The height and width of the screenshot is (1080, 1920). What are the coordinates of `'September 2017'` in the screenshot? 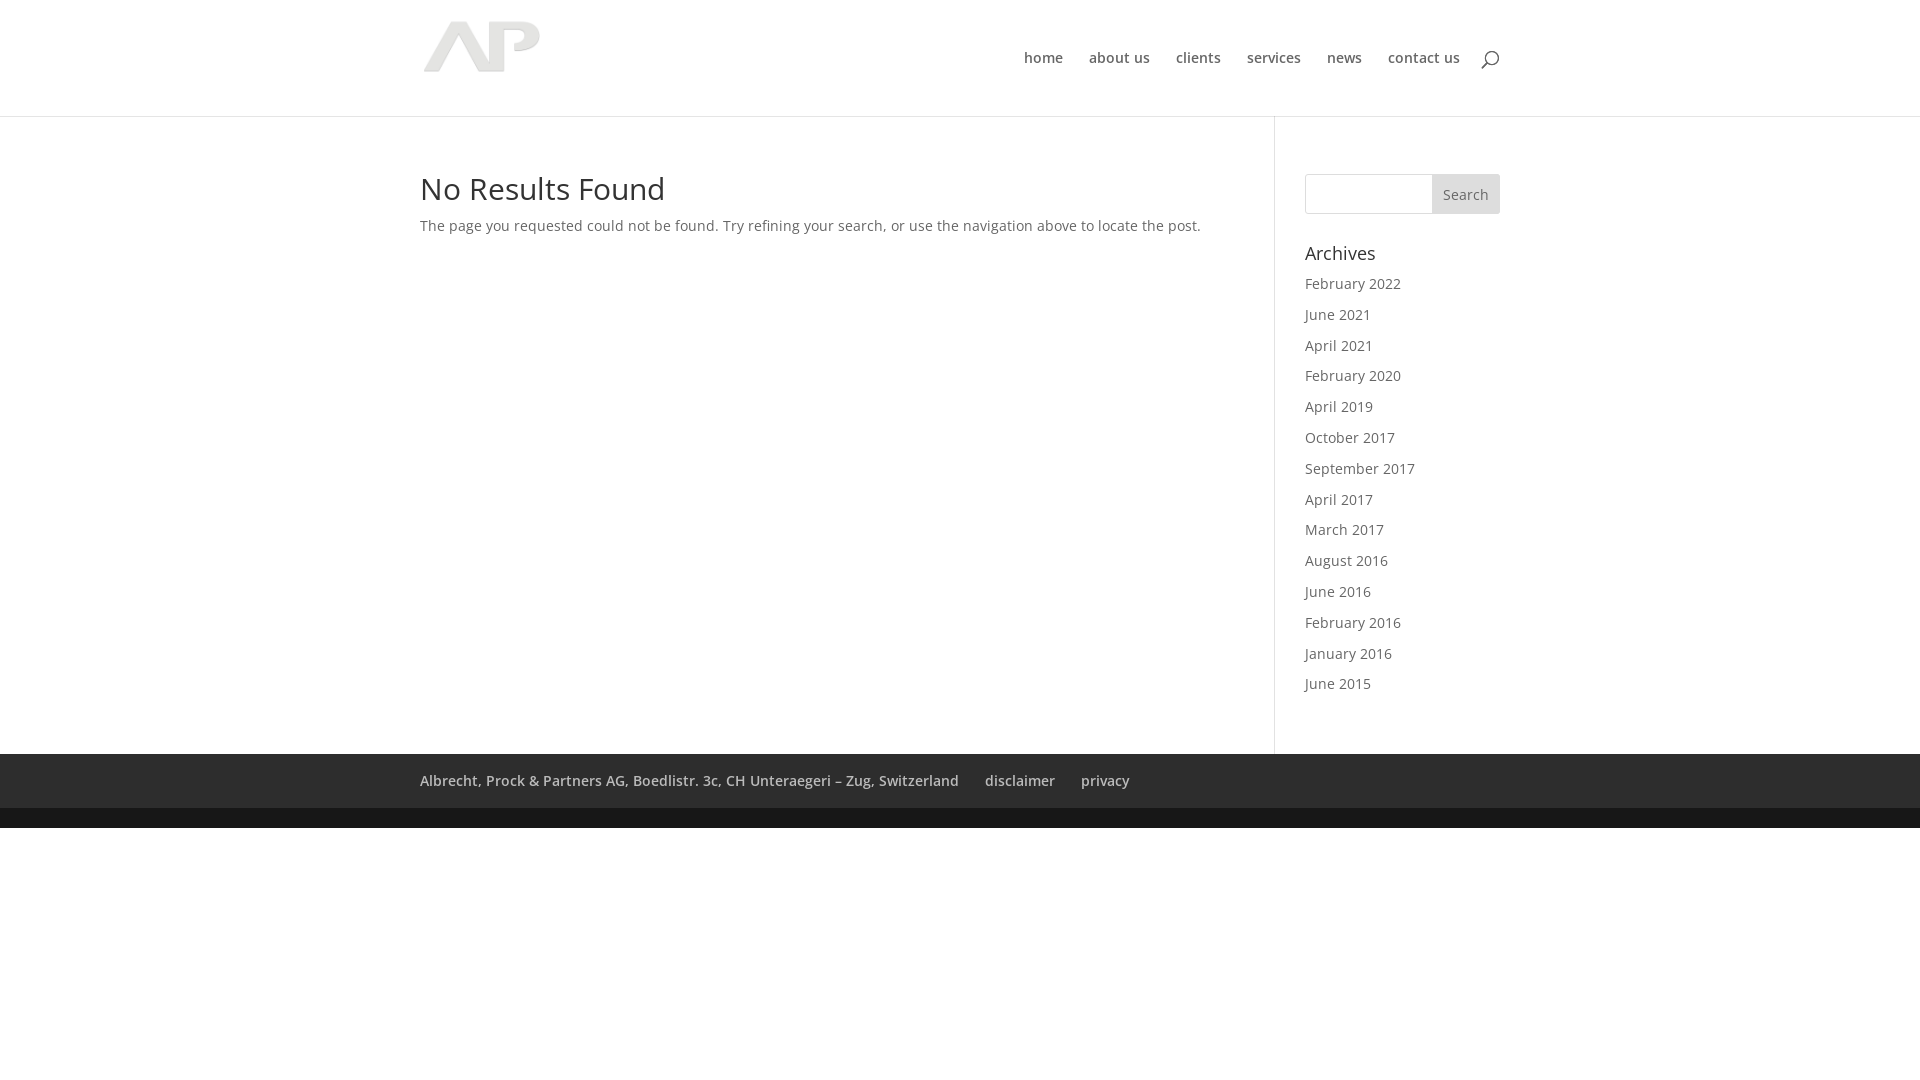 It's located at (1359, 468).